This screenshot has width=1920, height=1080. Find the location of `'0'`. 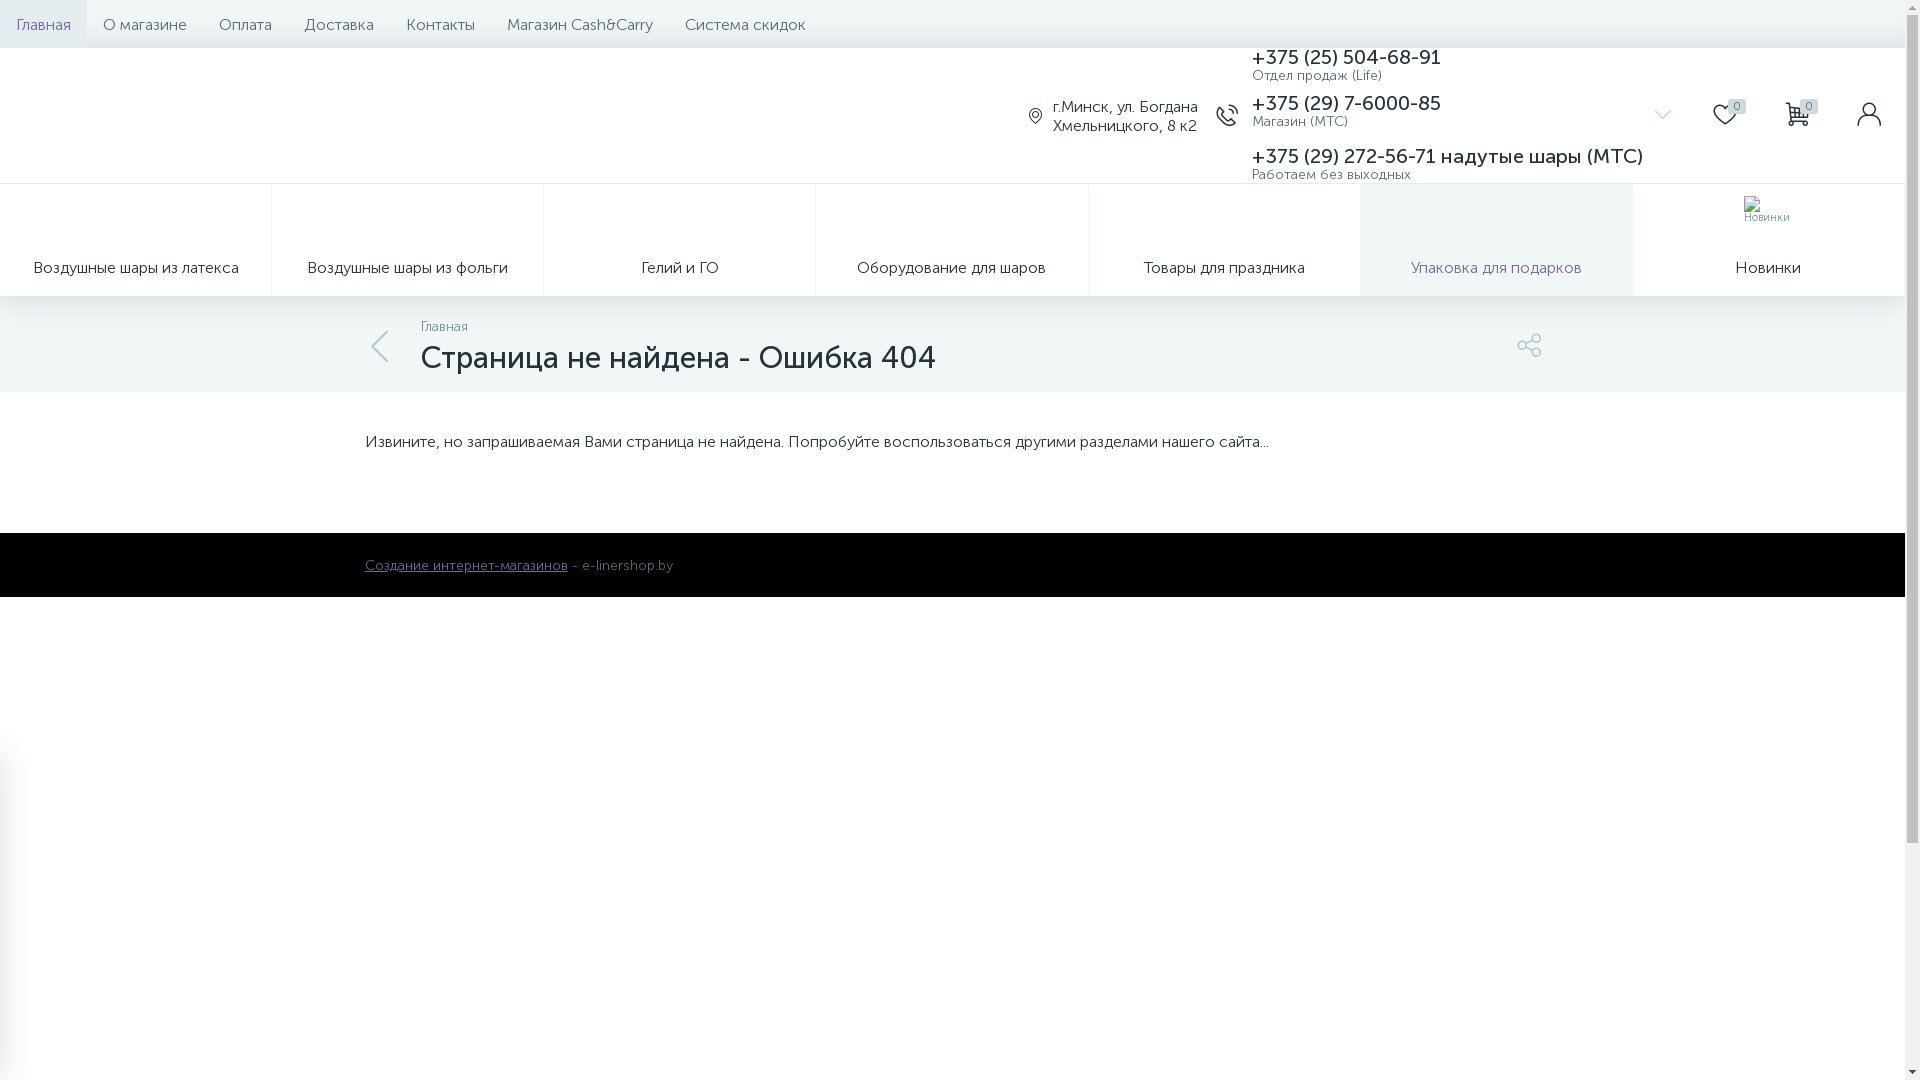

'0' is located at coordinates (1723, 115).